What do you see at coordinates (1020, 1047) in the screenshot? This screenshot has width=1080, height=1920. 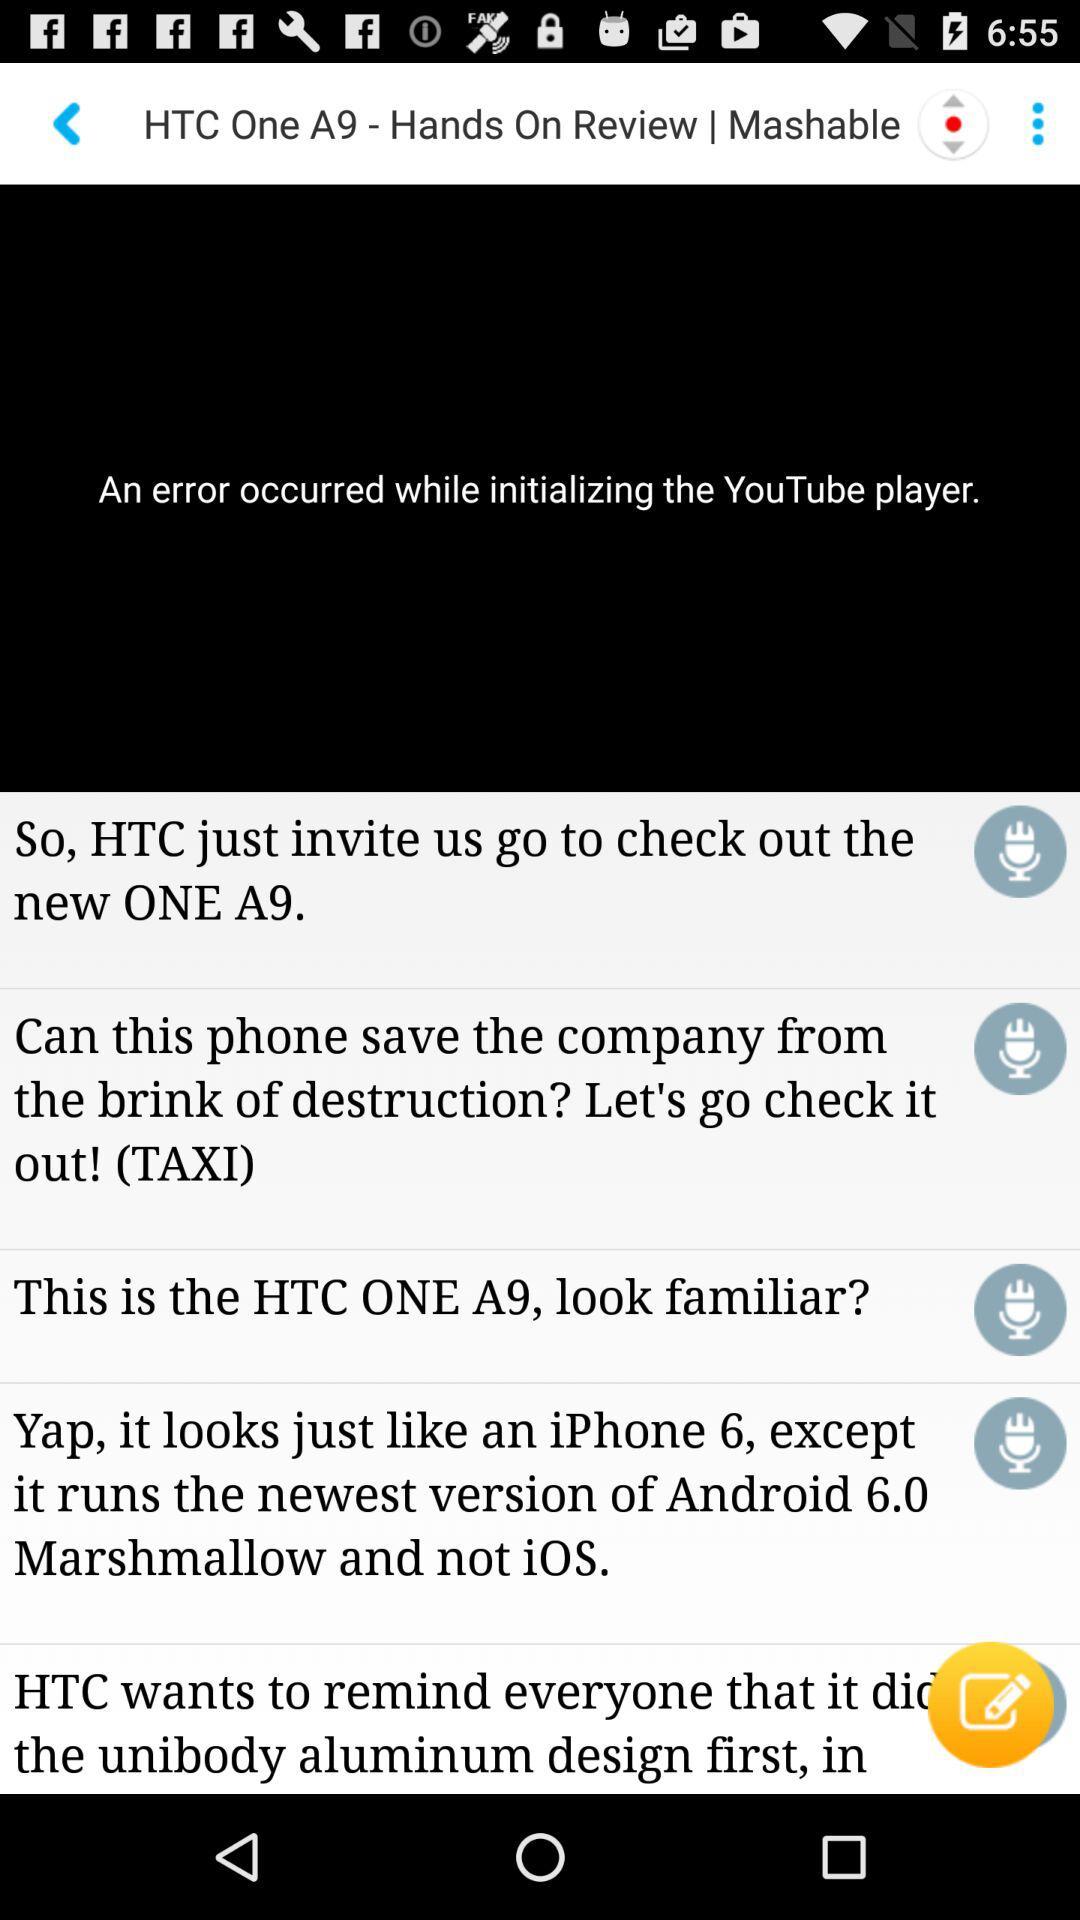 I see `switch to listen` at bounding box center [1020, 1047].